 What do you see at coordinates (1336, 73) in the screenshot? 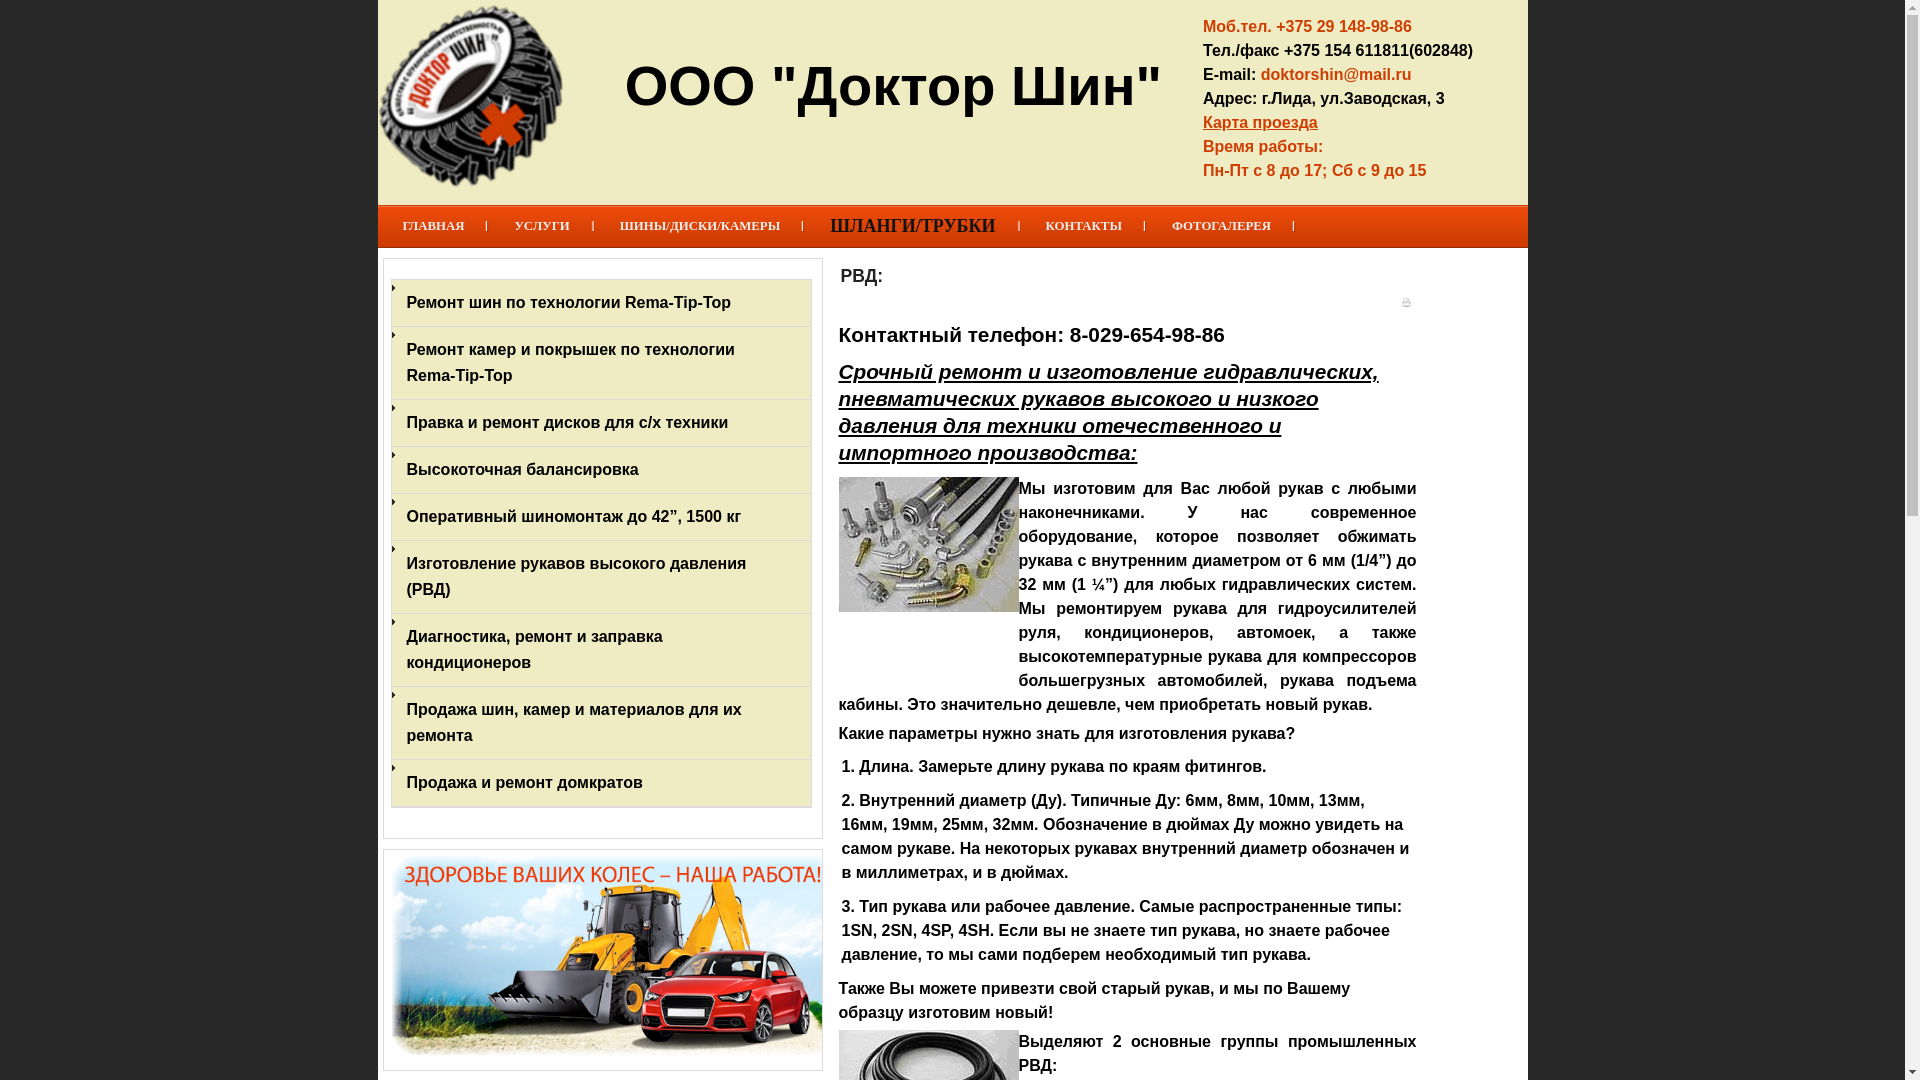
I see `'doktorshin@mail.ru'` at bounding box center [1336, 73].